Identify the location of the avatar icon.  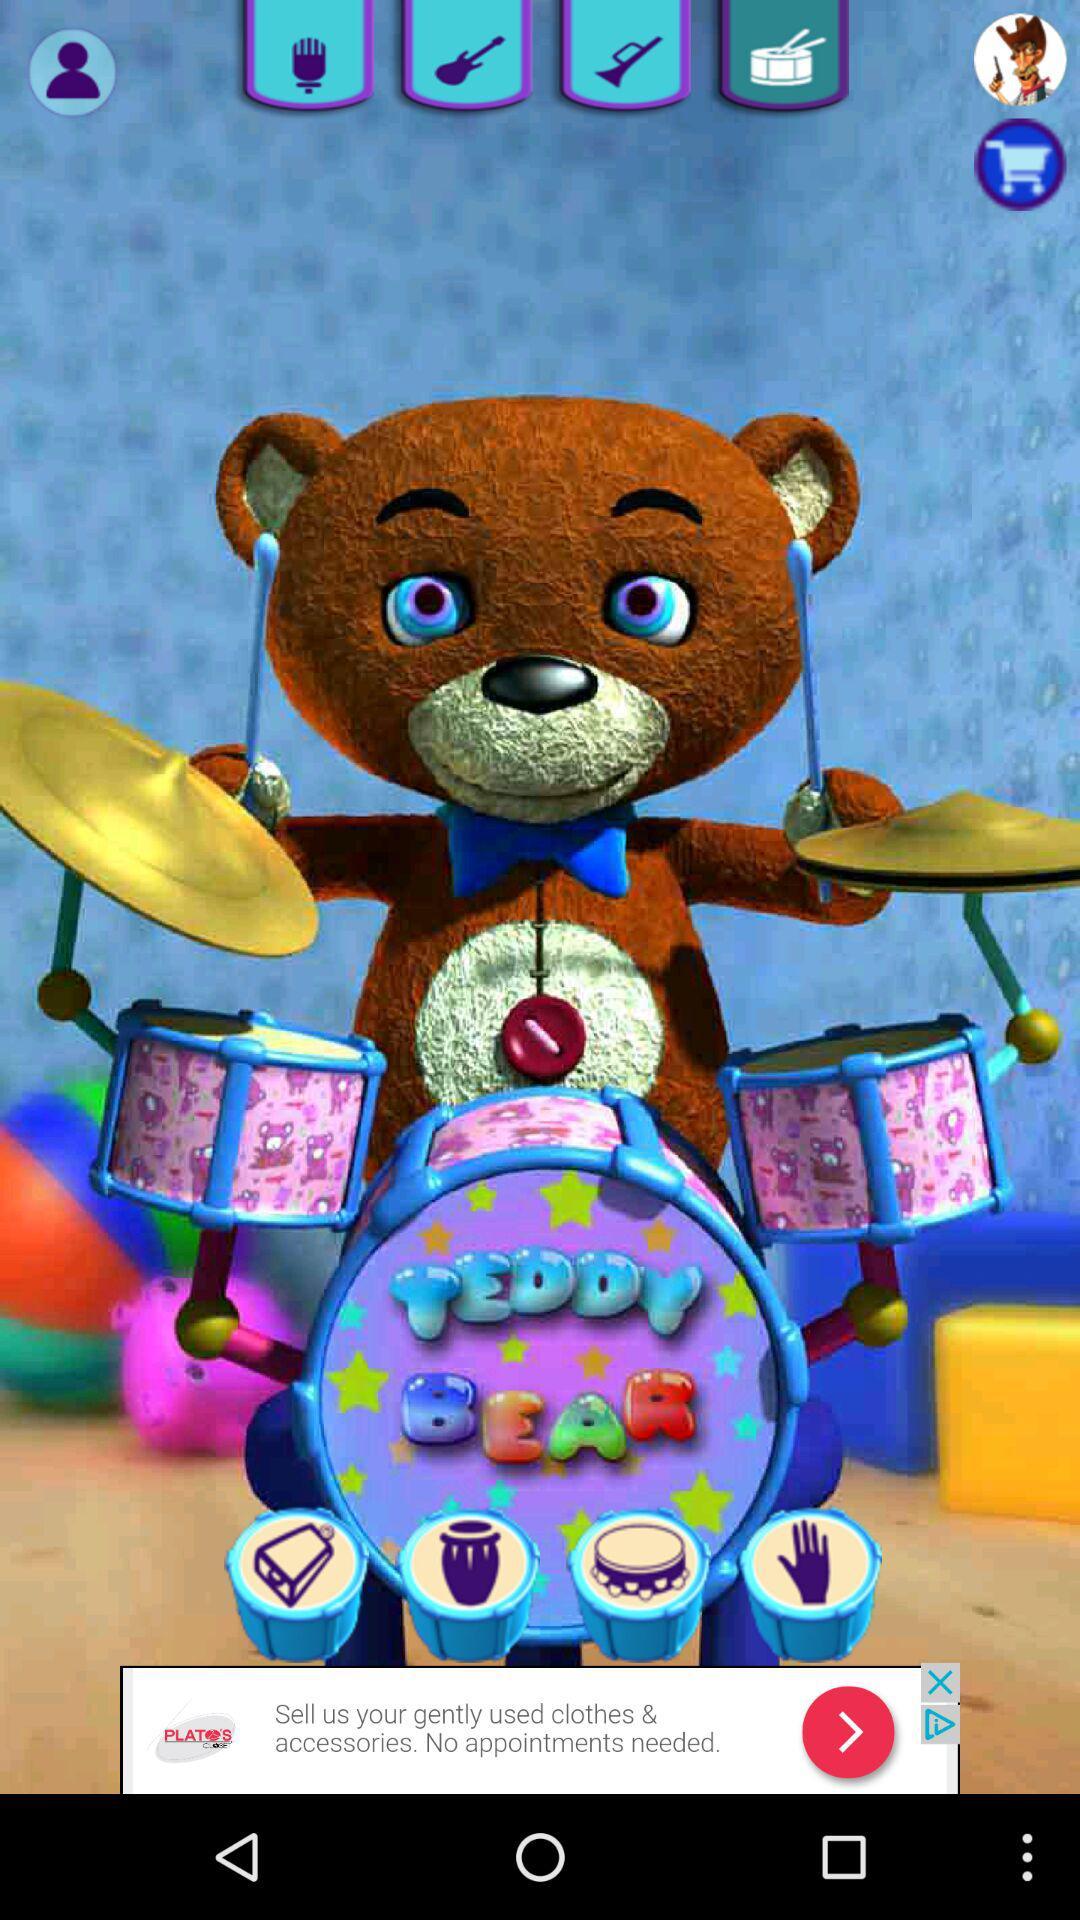
(1020, 63).